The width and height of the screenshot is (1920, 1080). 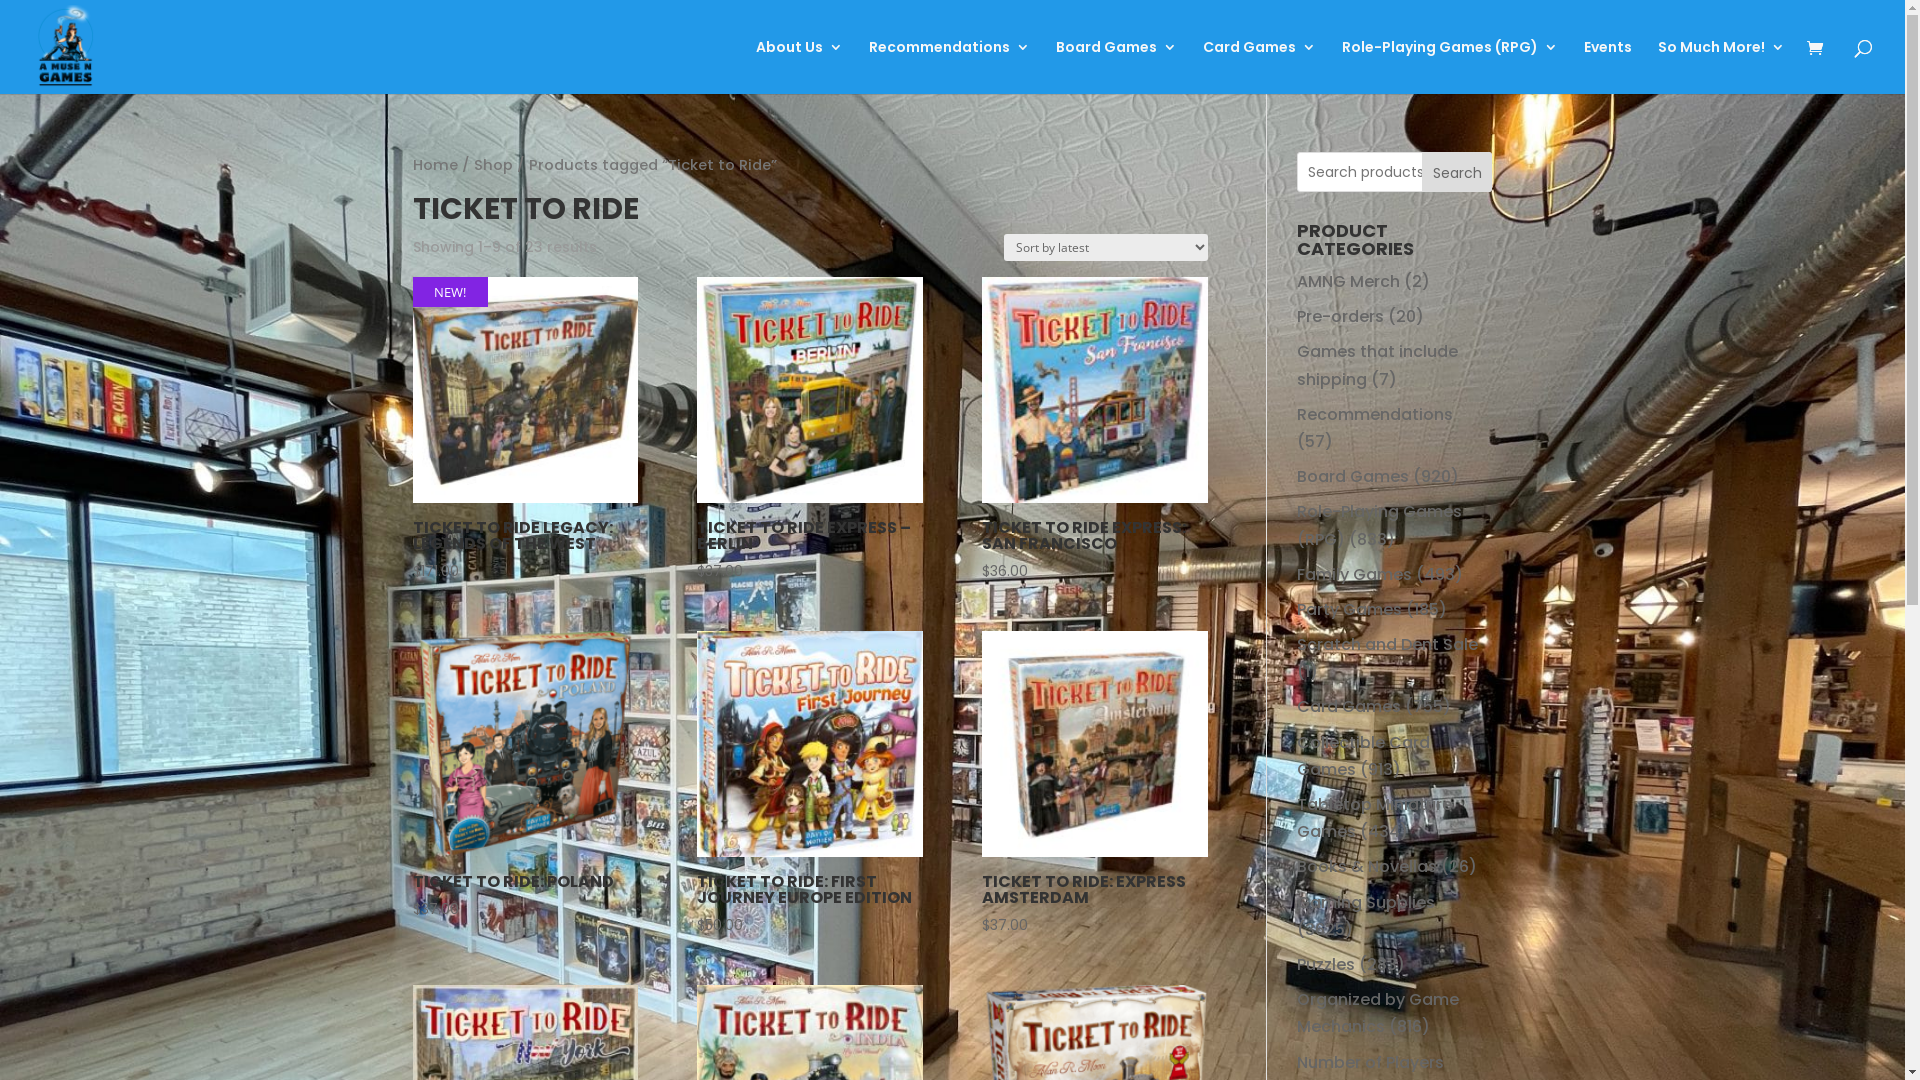 What do you see at coordinates (1349, 608) in the screenshot?
I see `'Party Games'` at bounding box center [1349, 608].